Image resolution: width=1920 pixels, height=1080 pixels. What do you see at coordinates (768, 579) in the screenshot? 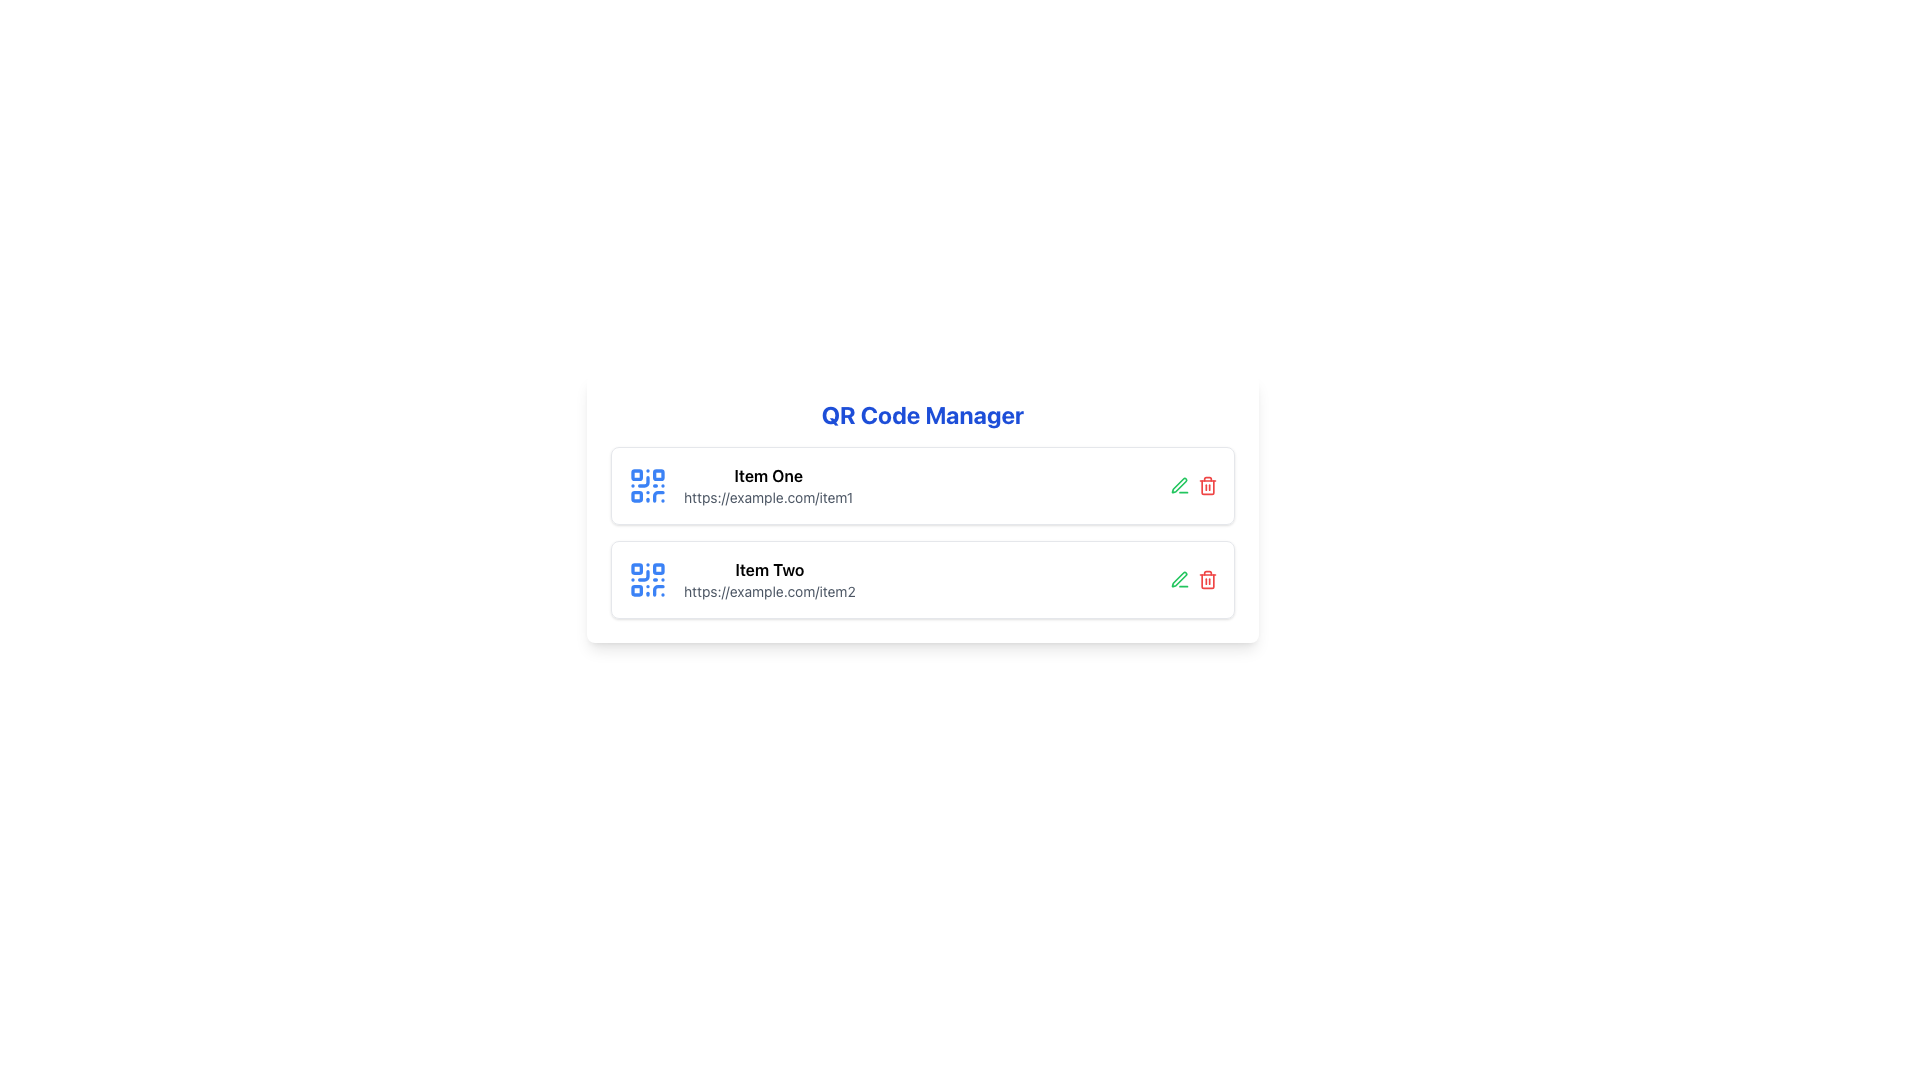
I see `text display element titled 'Item Two' with the subtitle 'https://example.com/item2' located in the second position of a vertical list` at bounding box center [768, 579].